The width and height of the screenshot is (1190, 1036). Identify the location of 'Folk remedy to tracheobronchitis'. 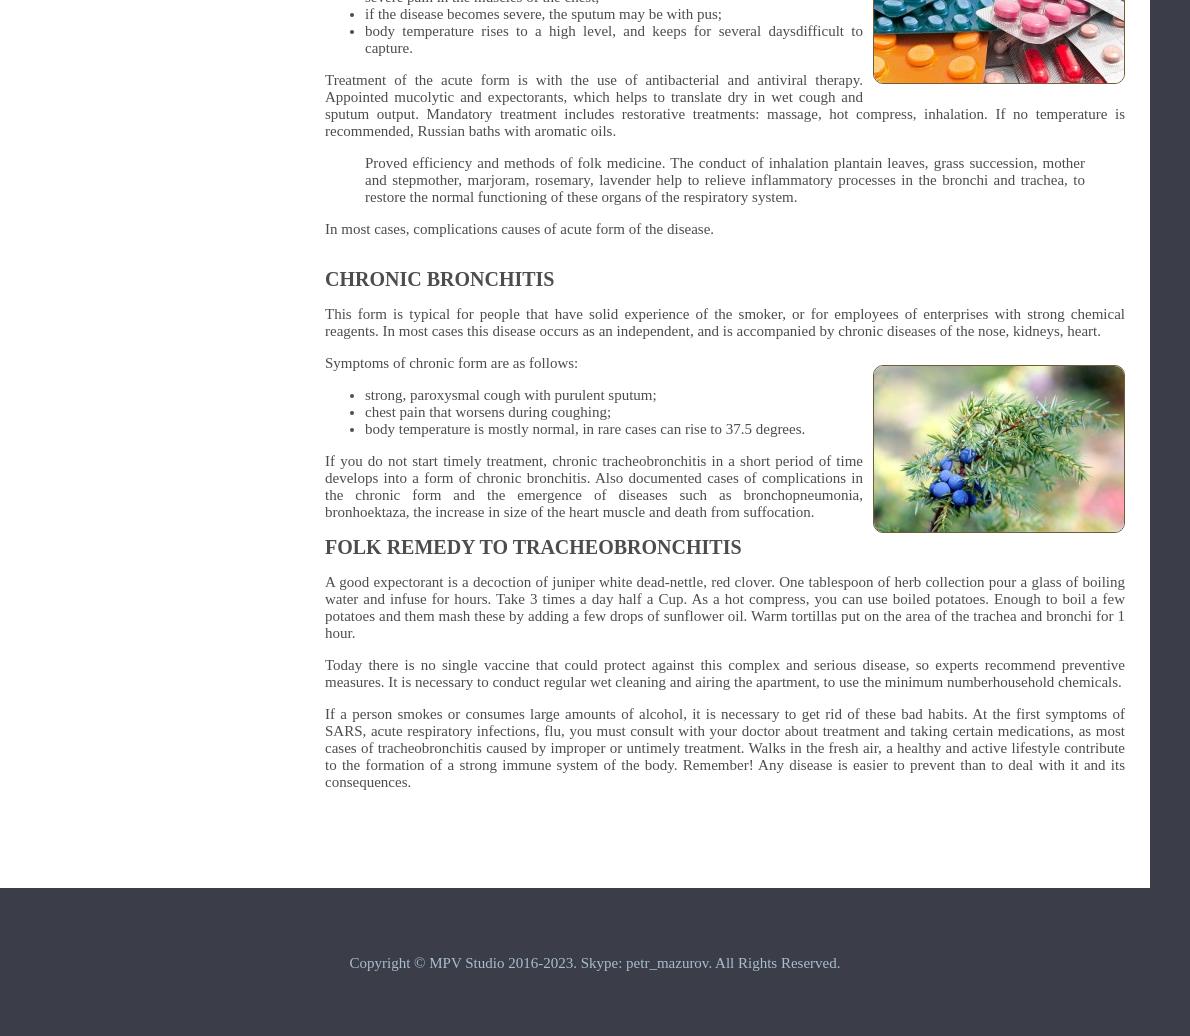
(532, 547).